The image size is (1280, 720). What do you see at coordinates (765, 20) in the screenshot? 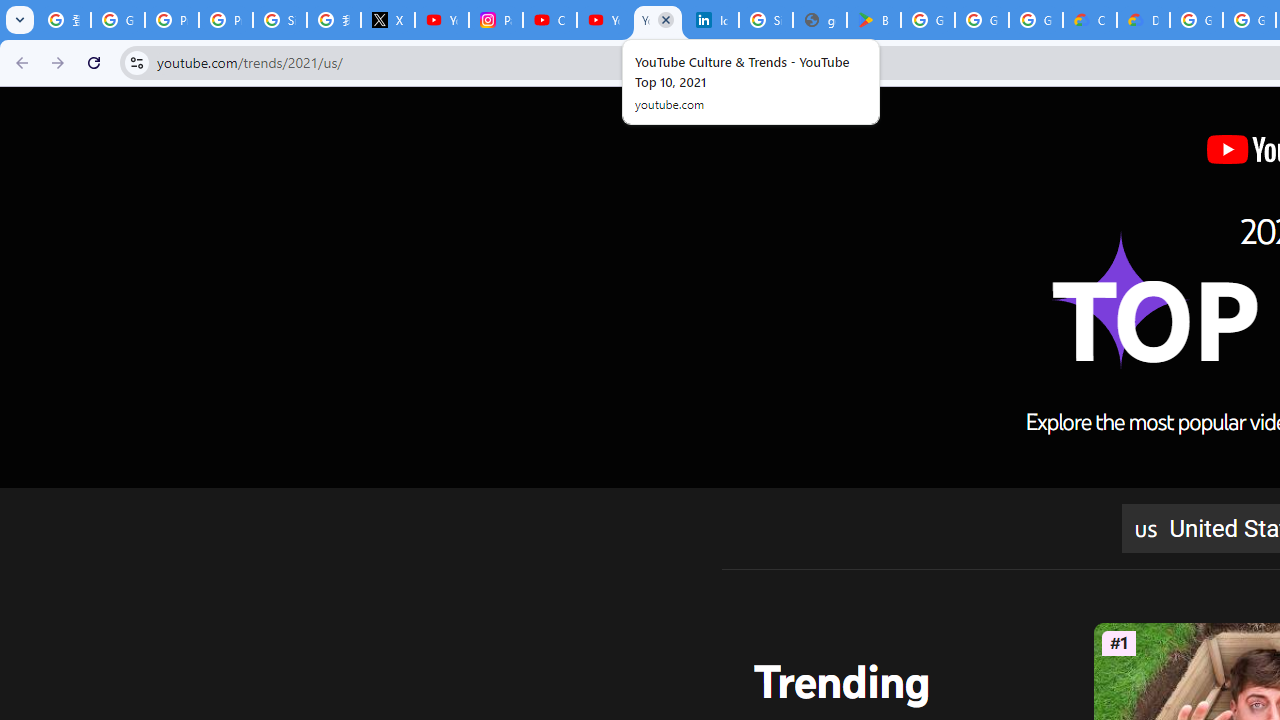
I see `'Sign in - Google Accounts'` at bounding box center [765, 20].